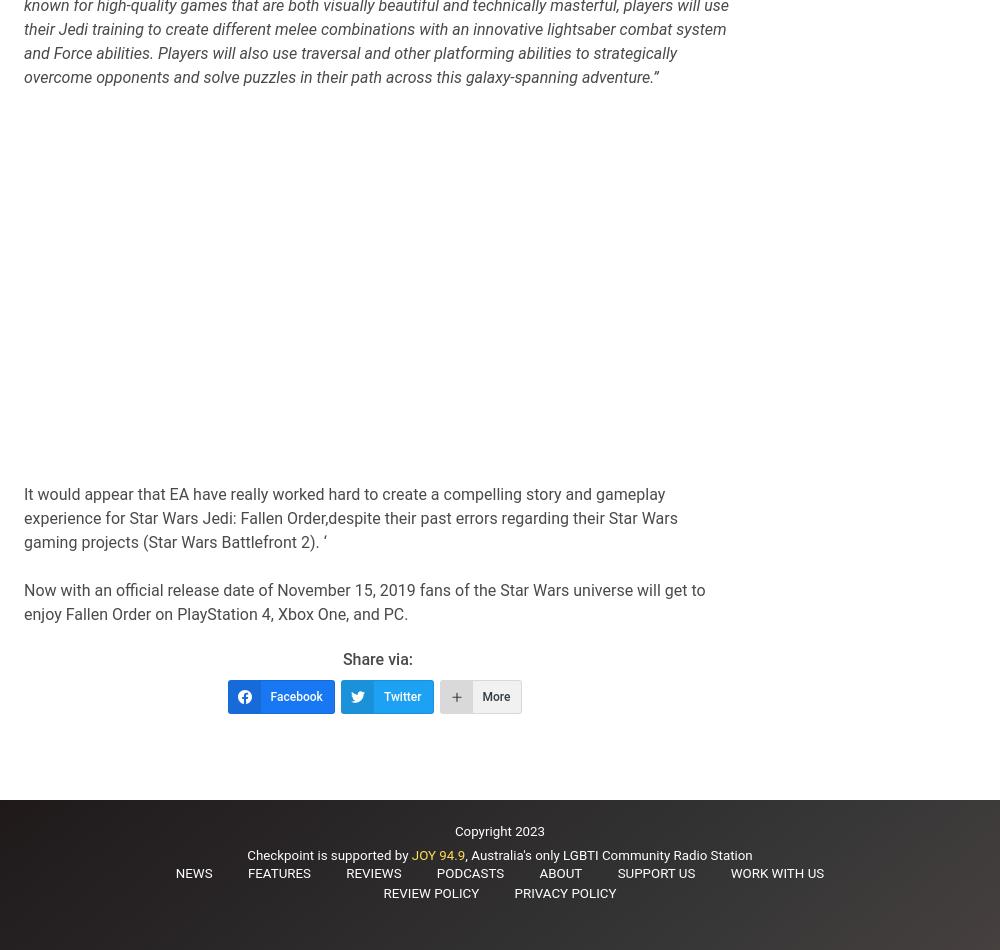  I want to click on 'Review policy', so click(383, 892).